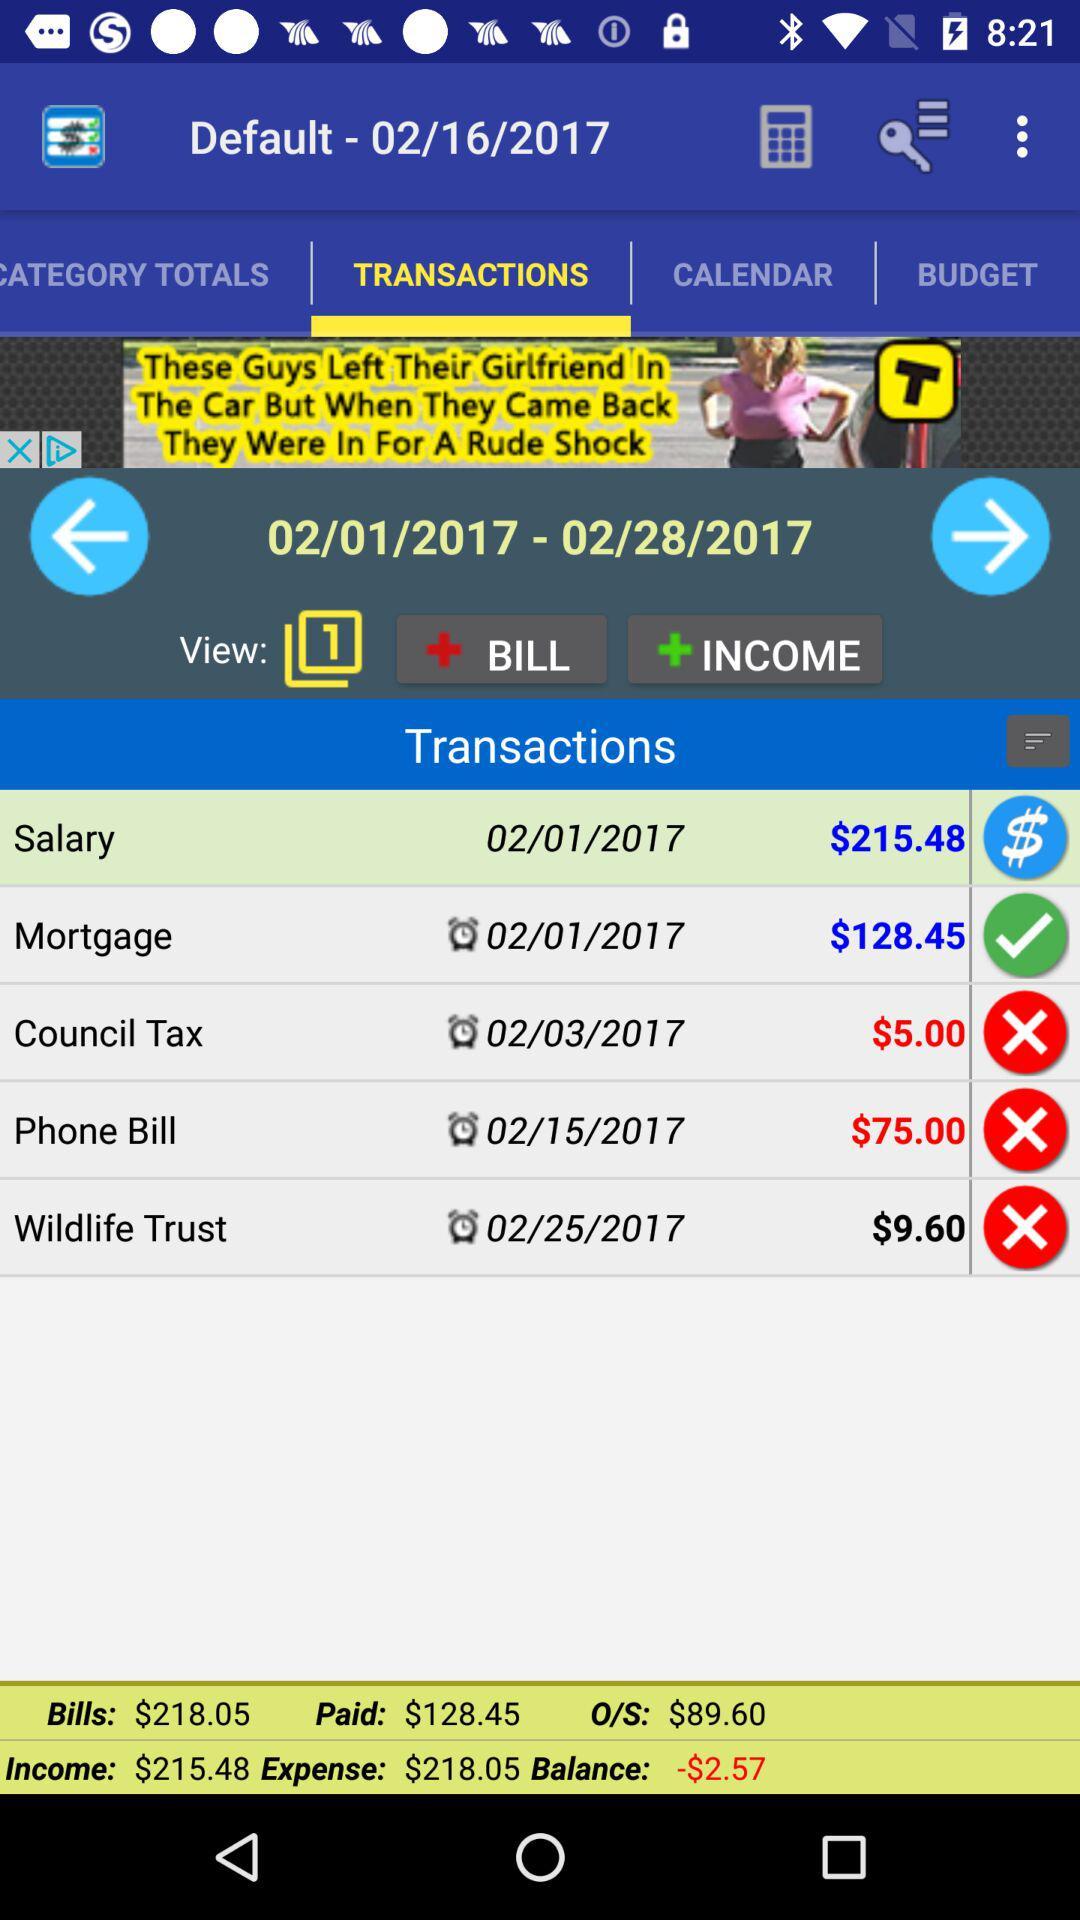 The height and width of the screenshot is (1920, 1080). Describe the element at coordinates (1022, 836) in the screenshot. I see `open pricing` at that location.